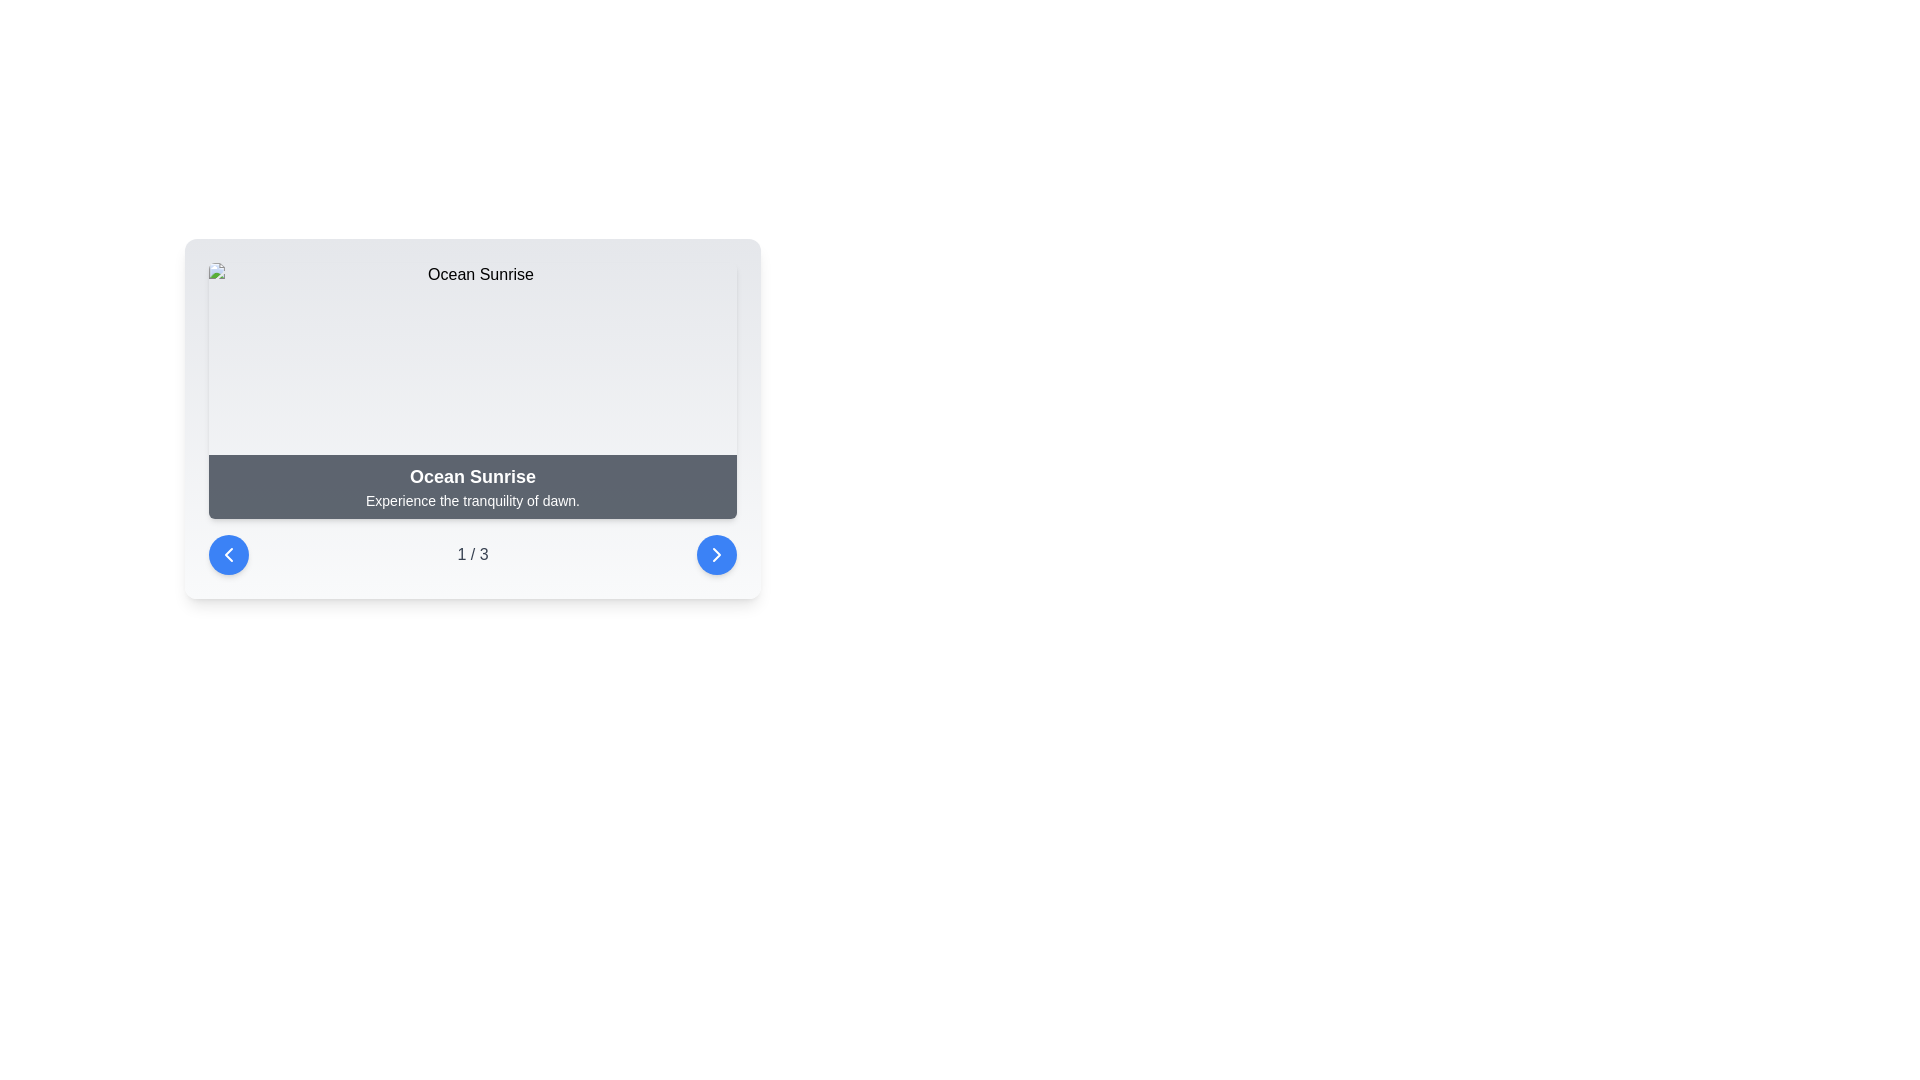 The image size is (1920, 1080). What do you see at coordinates (229, 555) in the screenshot?
I see `the left-pointing chevron icon button enclosed within a blue circular button located on the left side of the navigation control bar below the 'Ocean Sunrise' card` at bounding box center [229, 555].